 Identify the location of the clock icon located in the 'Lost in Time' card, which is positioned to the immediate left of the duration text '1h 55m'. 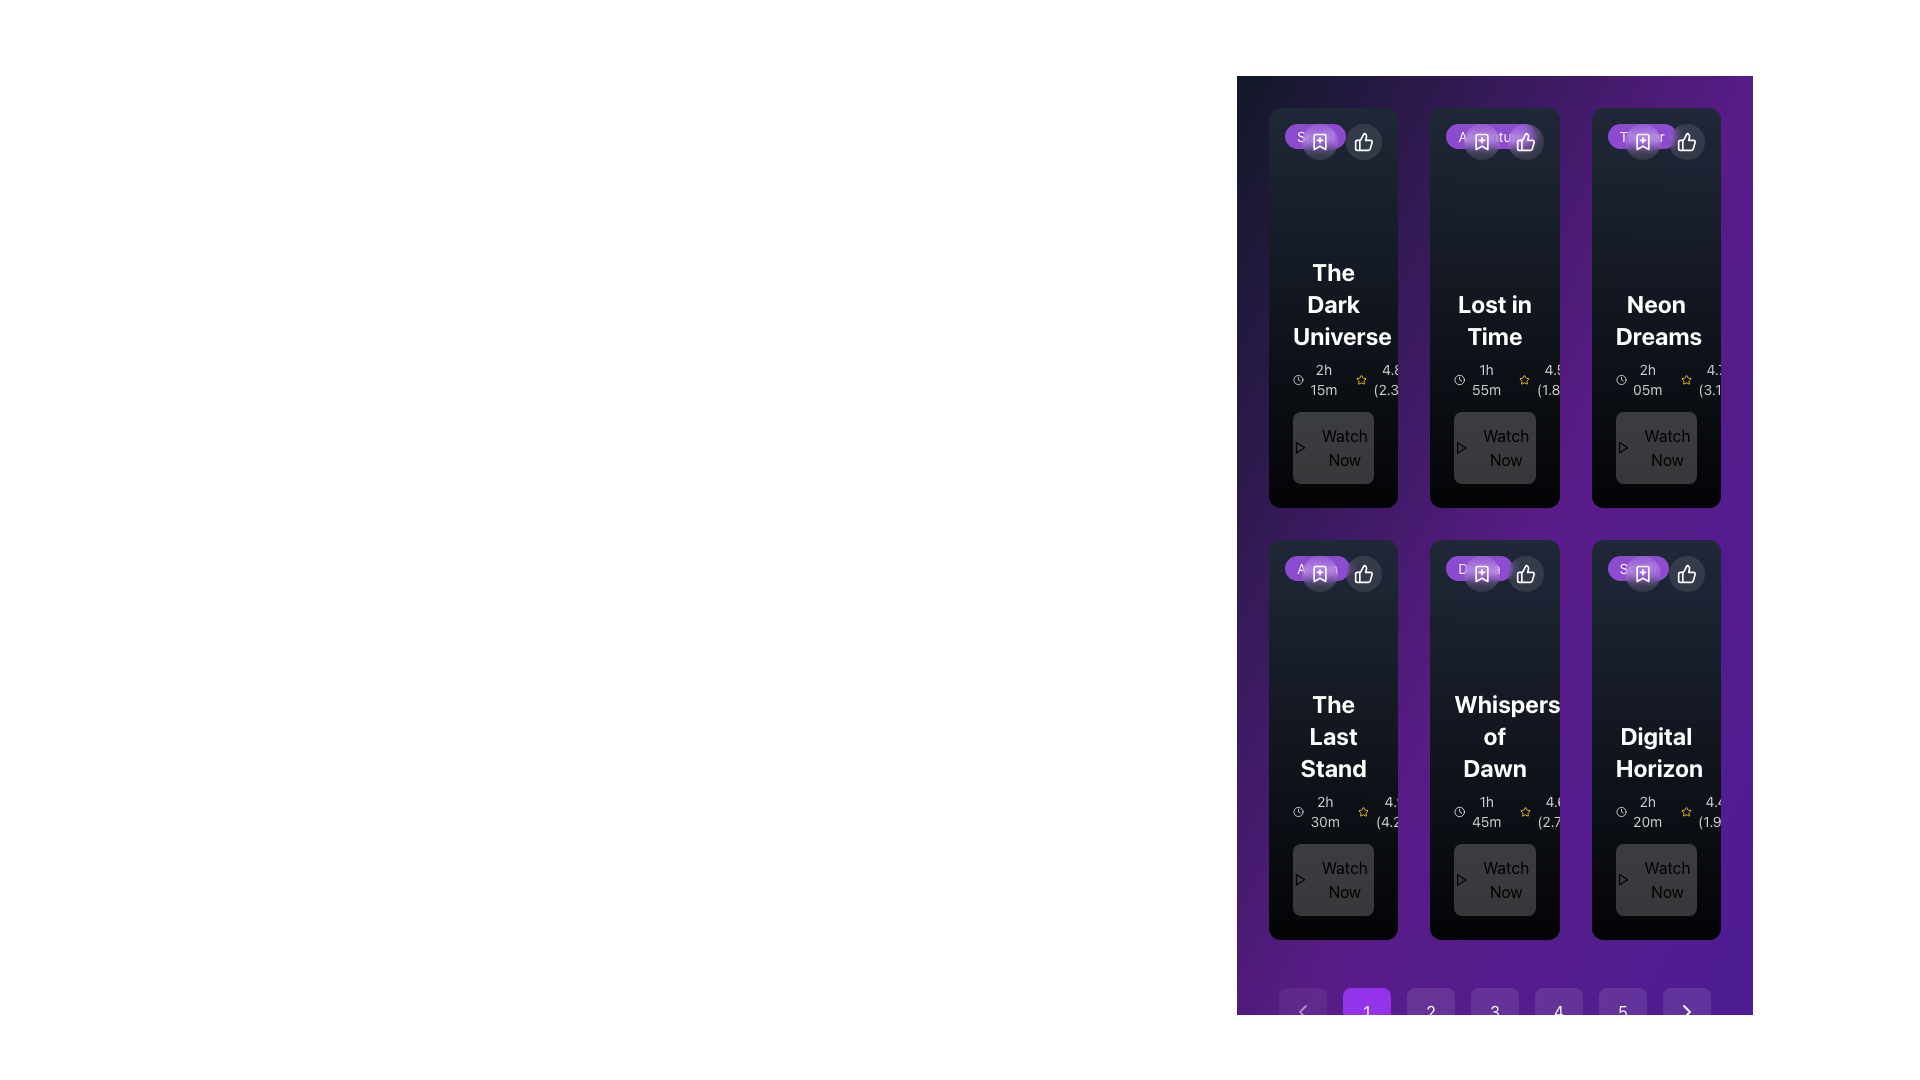
(1459, 380).